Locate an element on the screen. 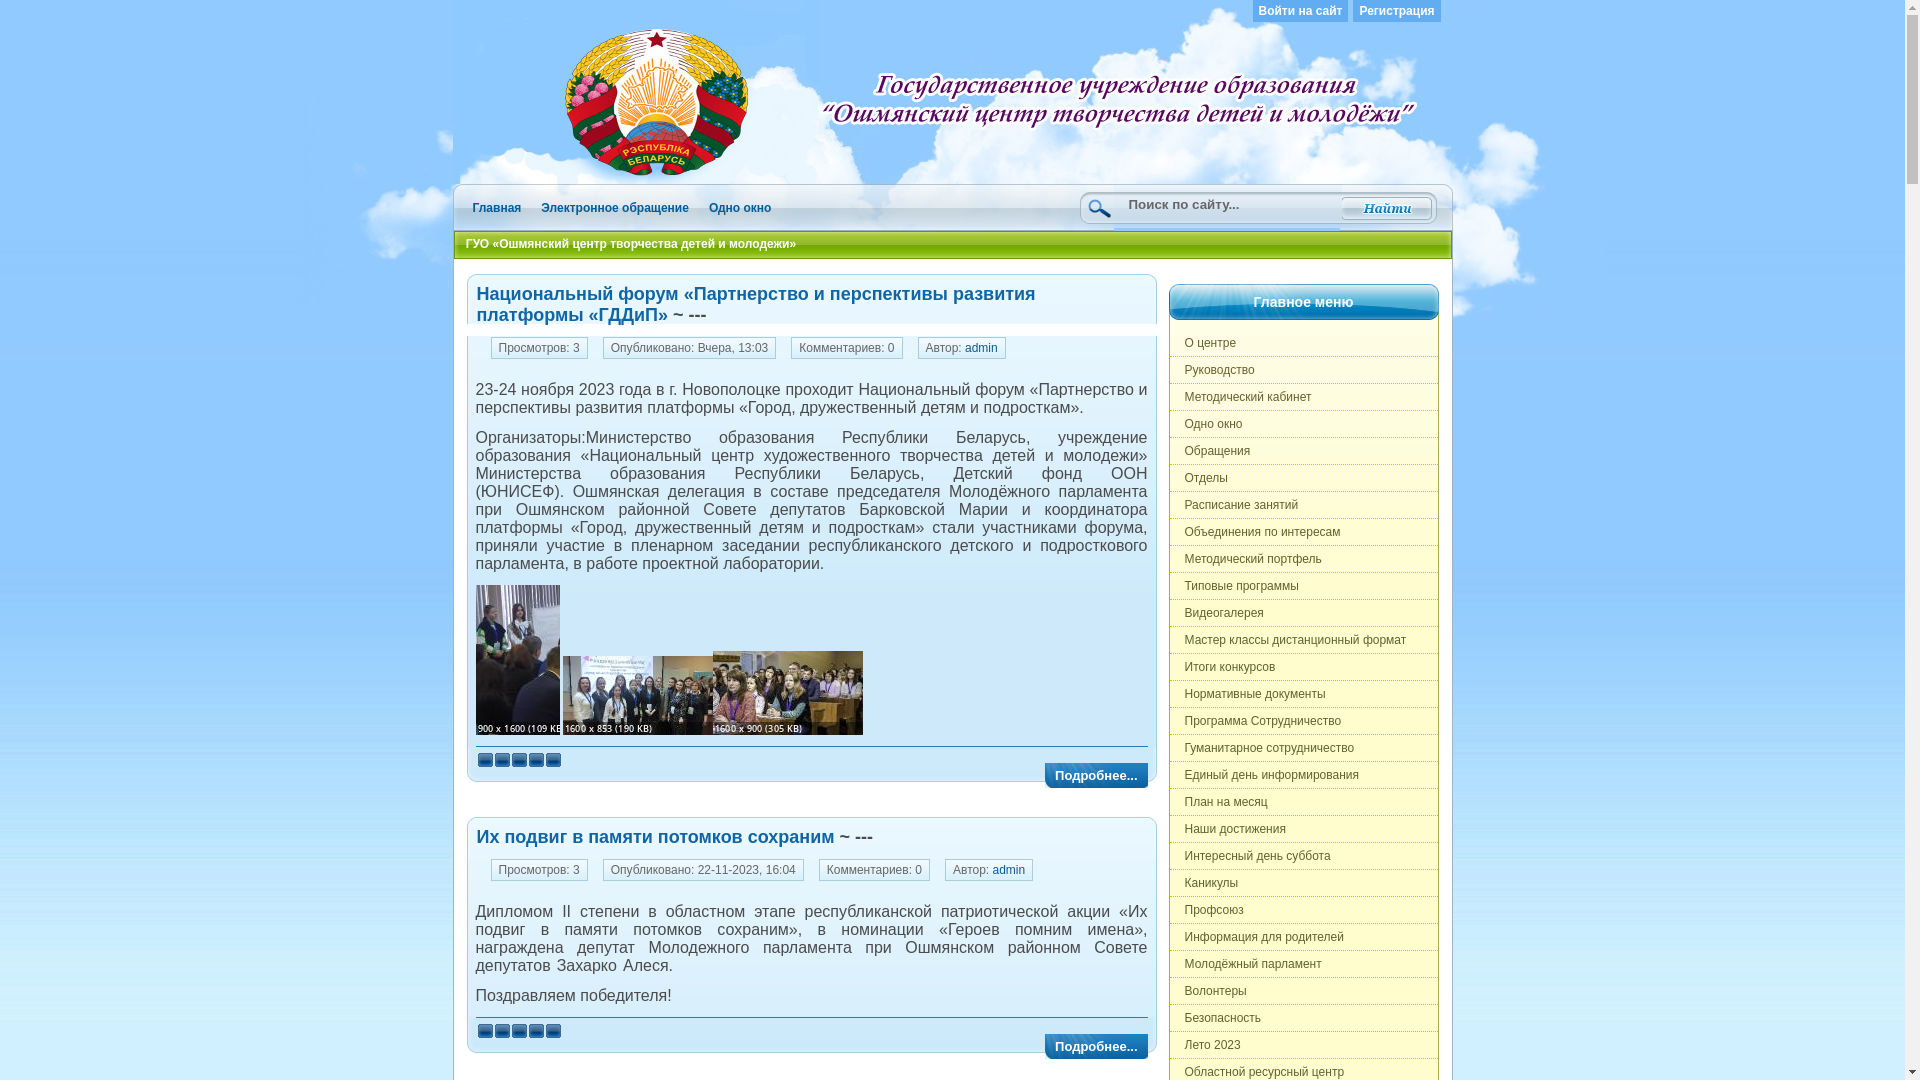 The height and width of the screenshot is (1080, 1920). 'admin' is located at coordinates (981, 346).